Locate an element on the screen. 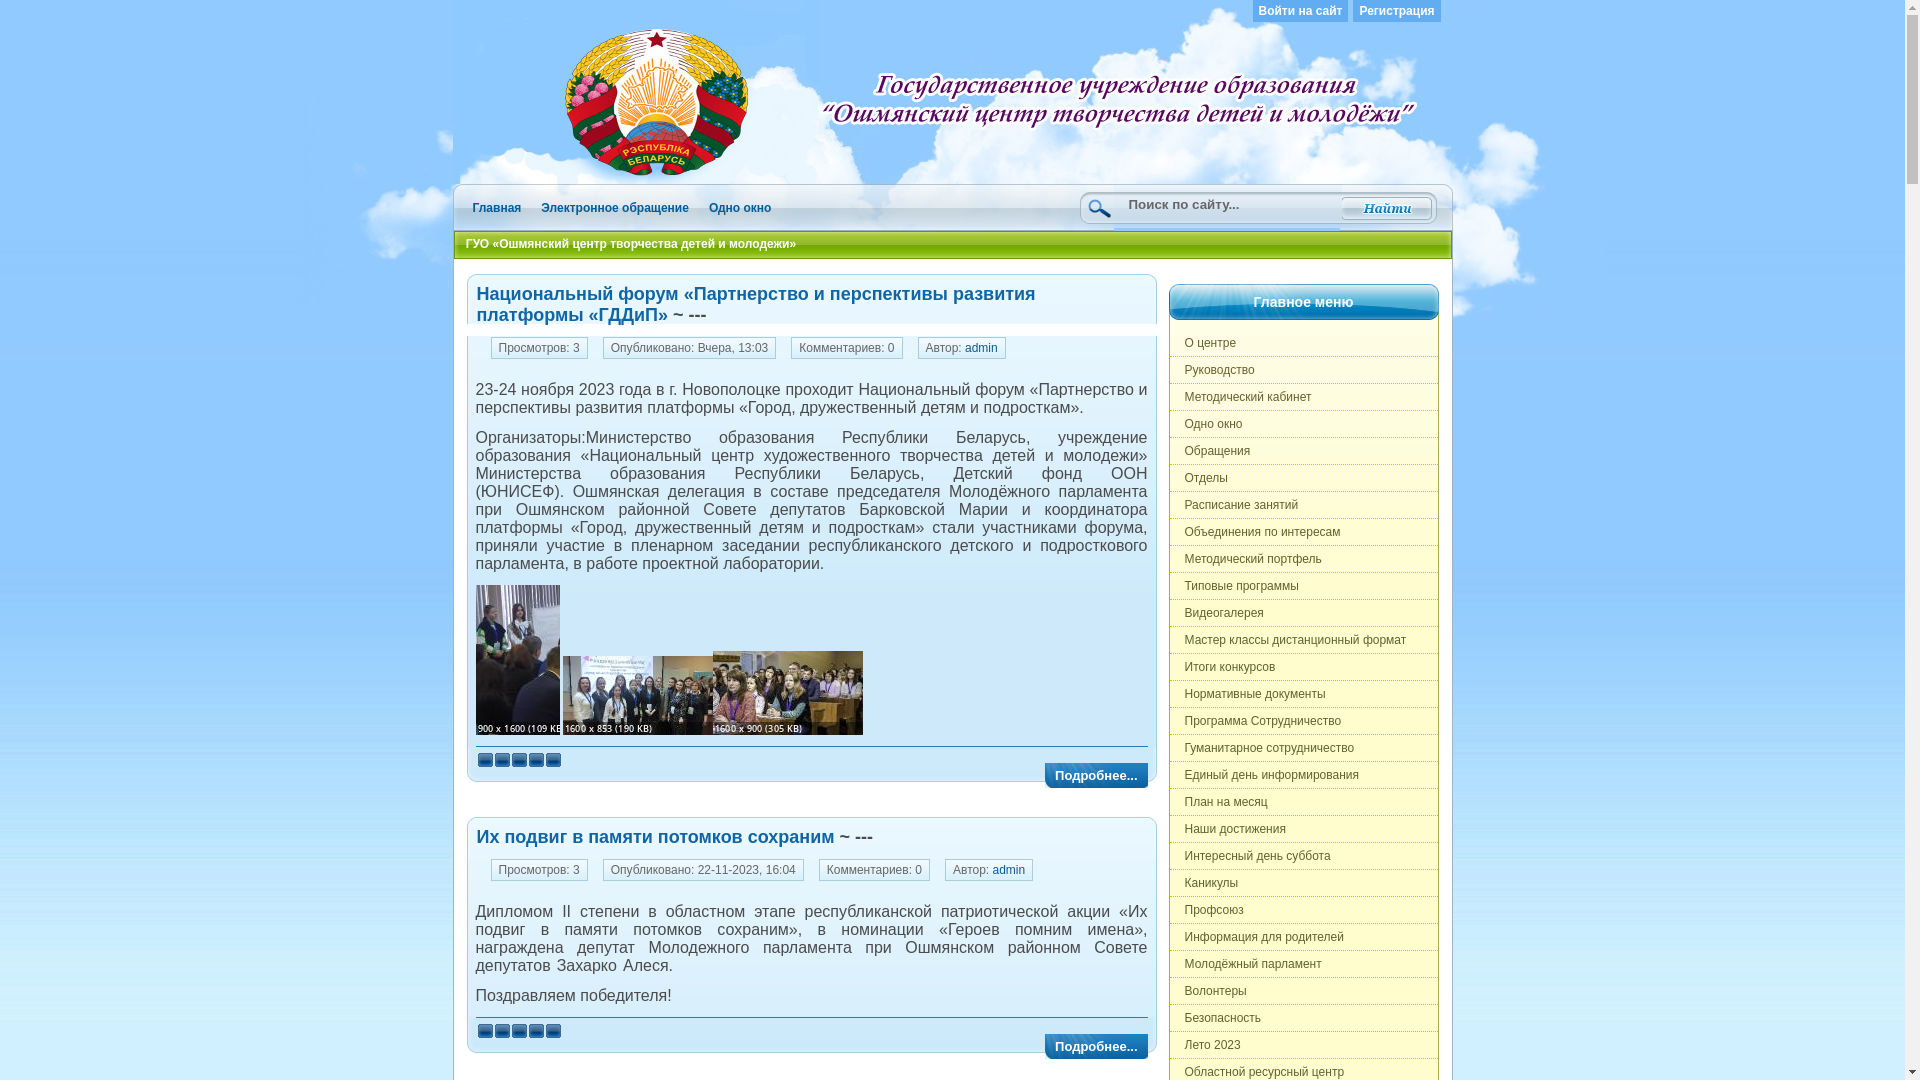 The height and width of the screenshot is (1080, 1920). 'admin' is located at coordinates (981, 346).